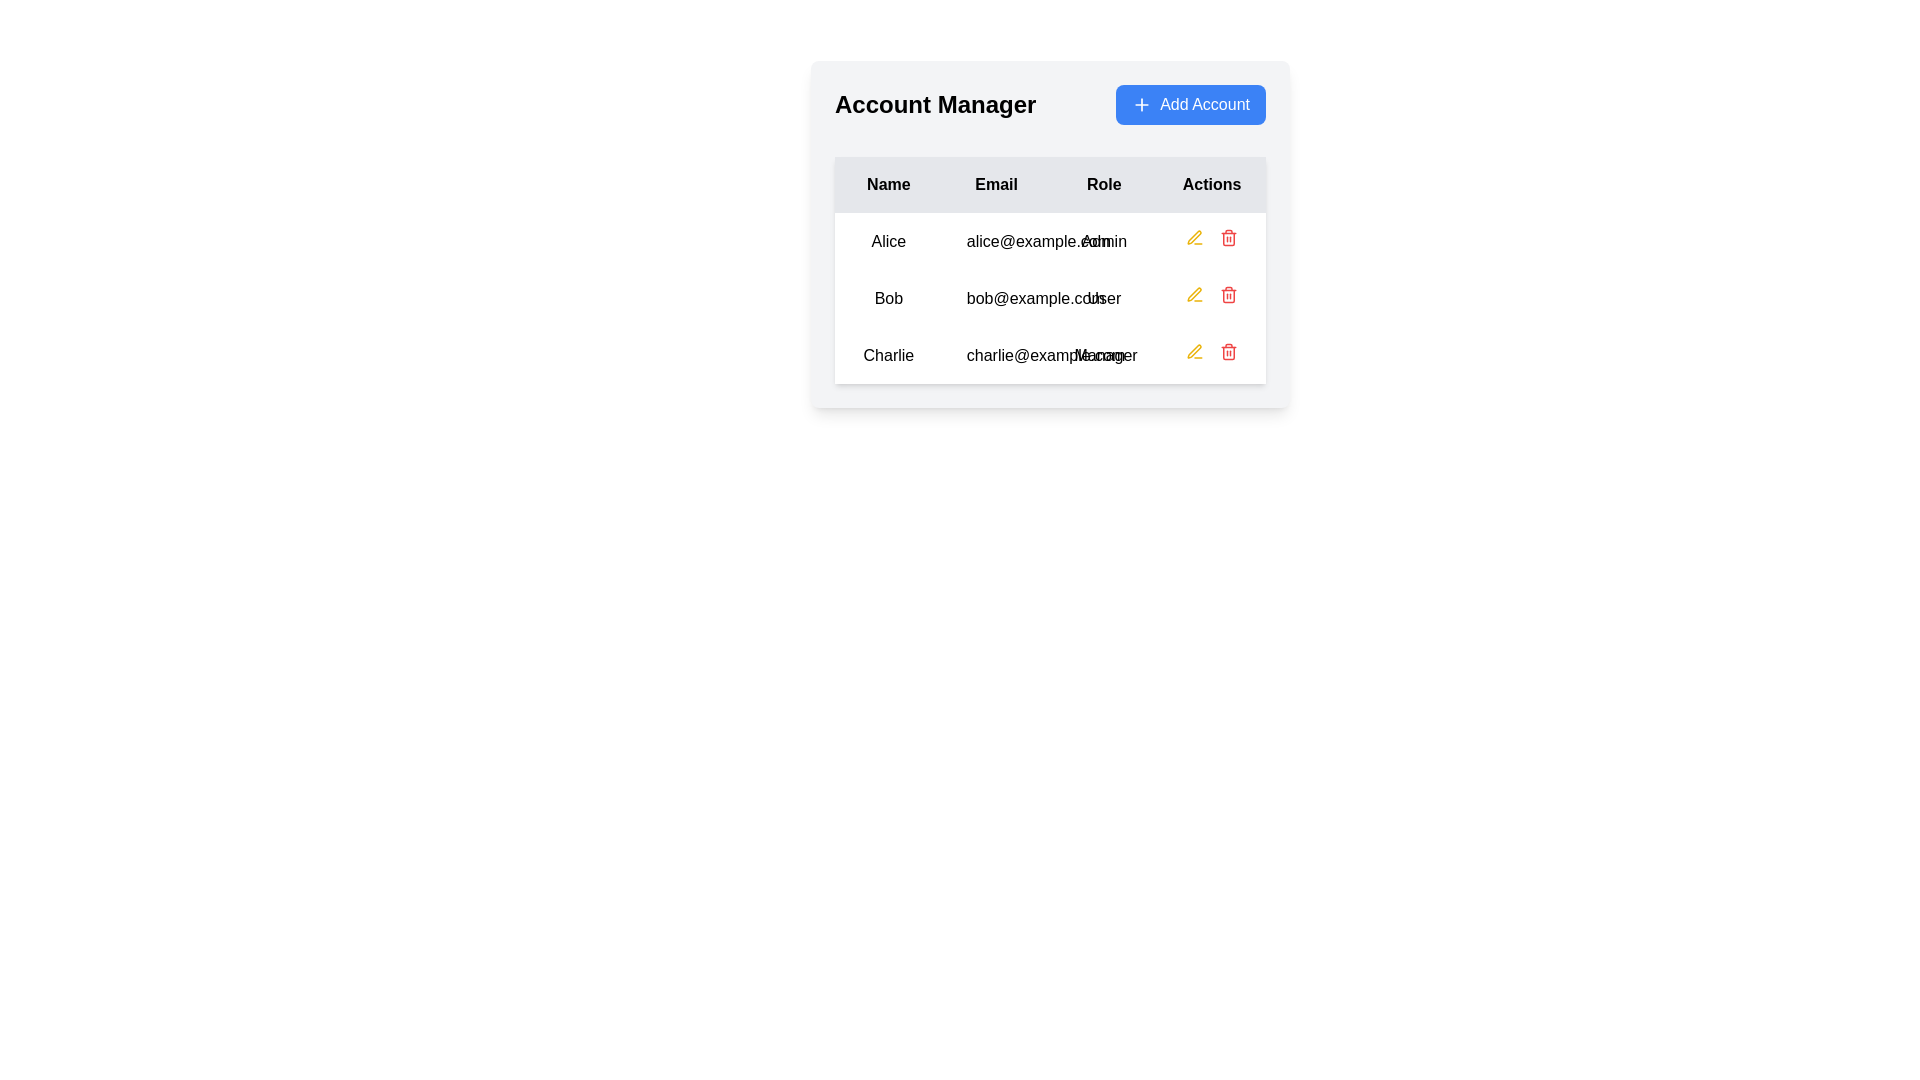 The height and width of the screenshot is (1080, 1920). What do you see at coordinates (1210, 297) in the screenshot?
I see `the yellow pencil icon in the action buttons group for user 'Bob' to initiate edit functionality` at bounding box center [1210, 297].